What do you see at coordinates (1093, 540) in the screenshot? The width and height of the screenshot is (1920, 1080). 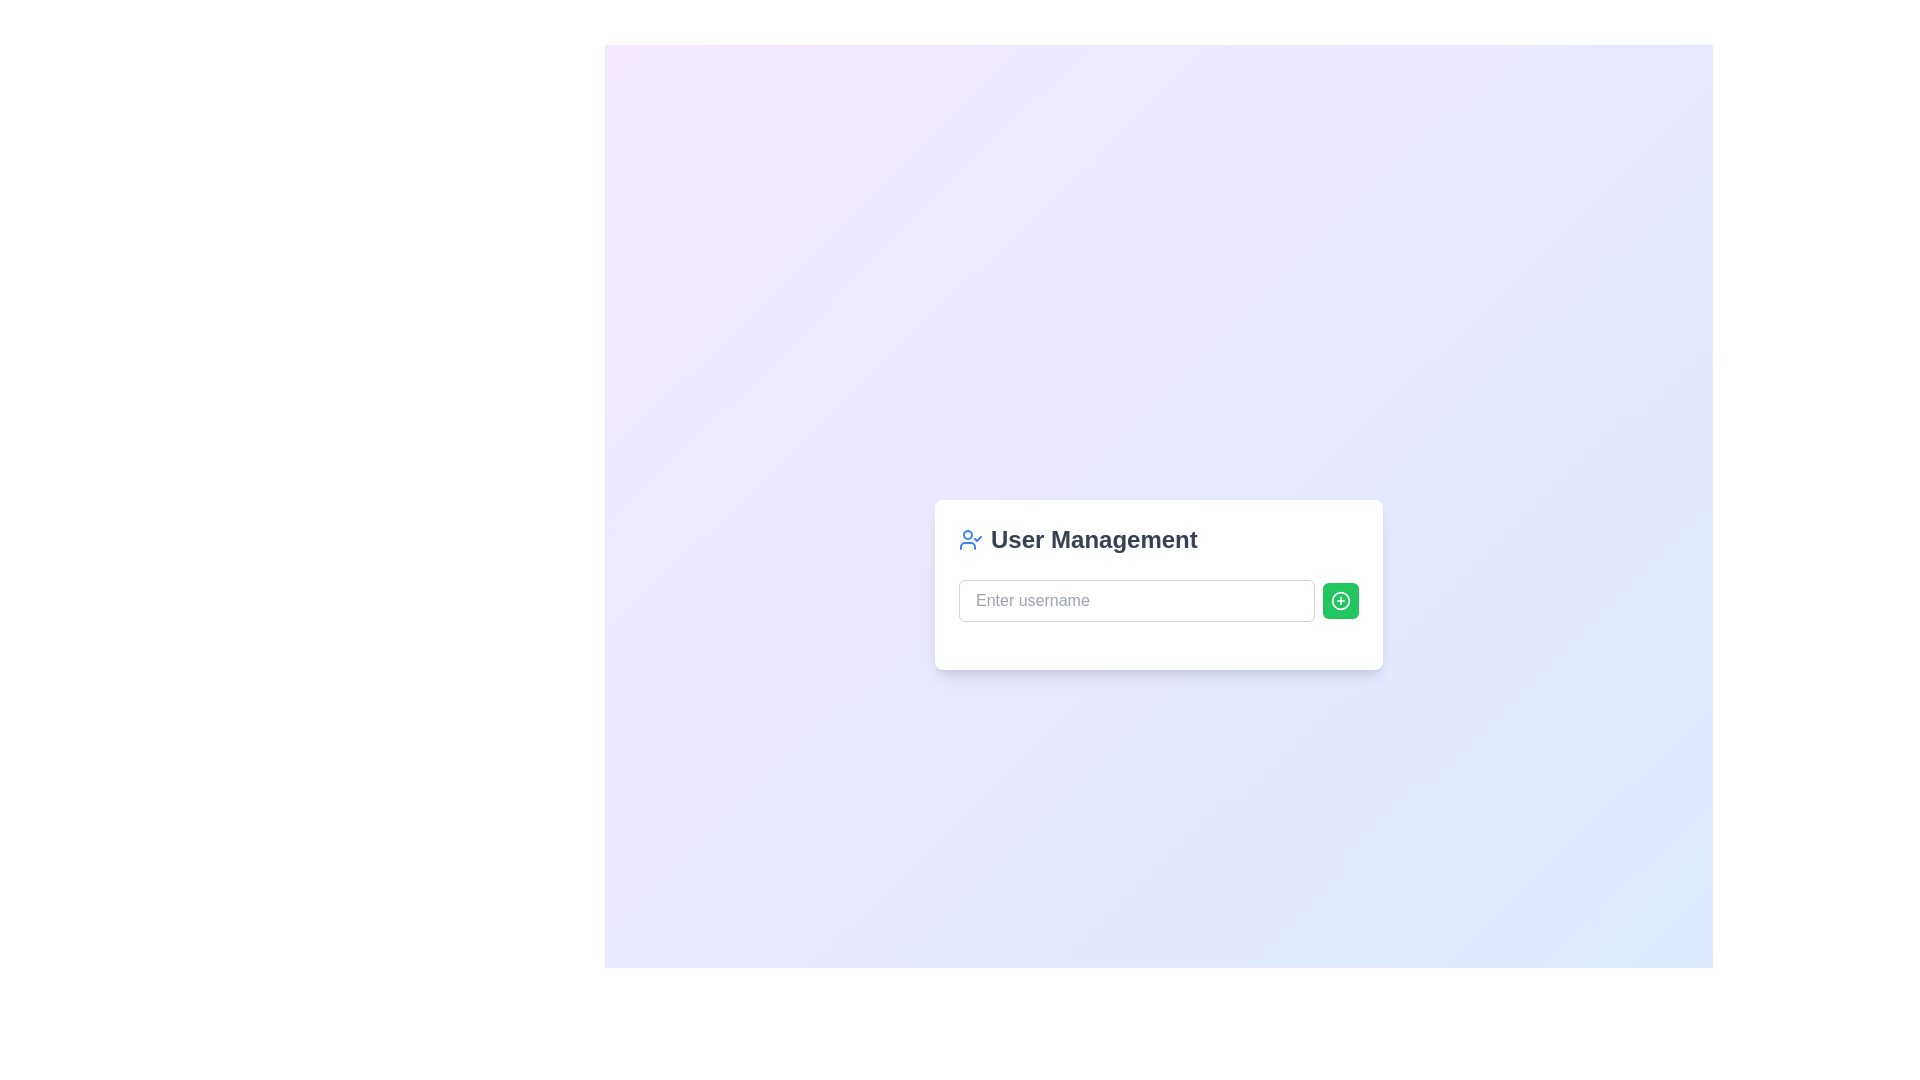 I see `the 'User Management' header text label located at the top of the interface's card-like section, to the right of the user icon` at bounding box center [1093, 540].